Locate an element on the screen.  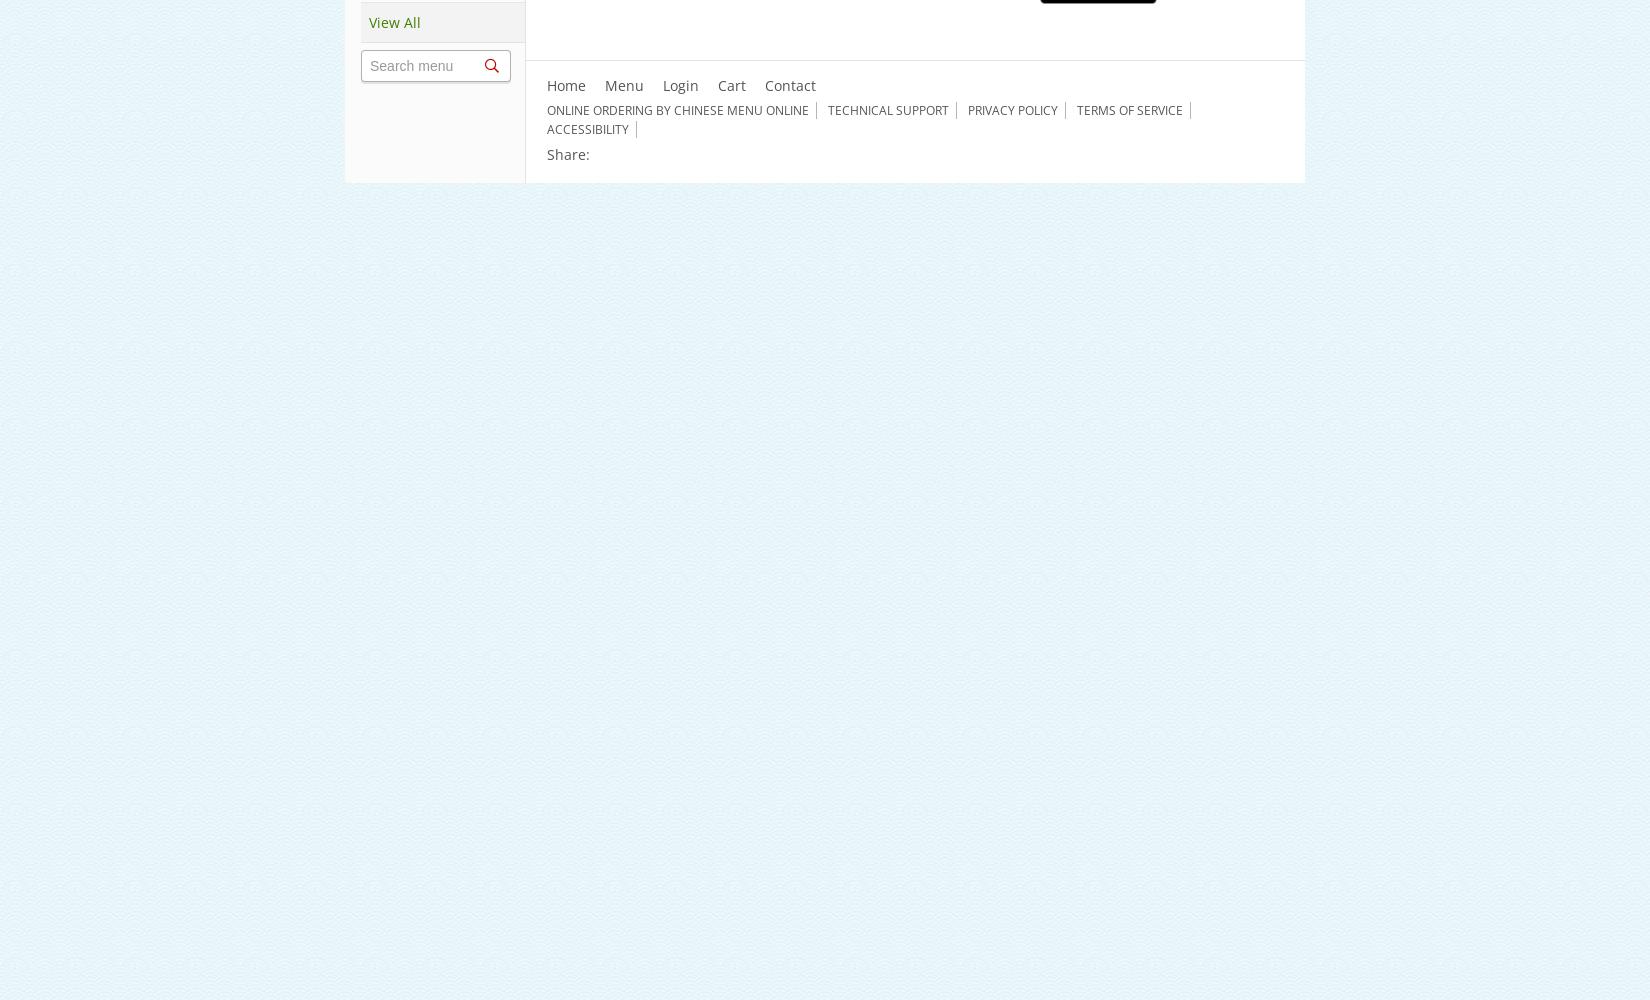
'Accessibility' is located at coordinates (586, 129).